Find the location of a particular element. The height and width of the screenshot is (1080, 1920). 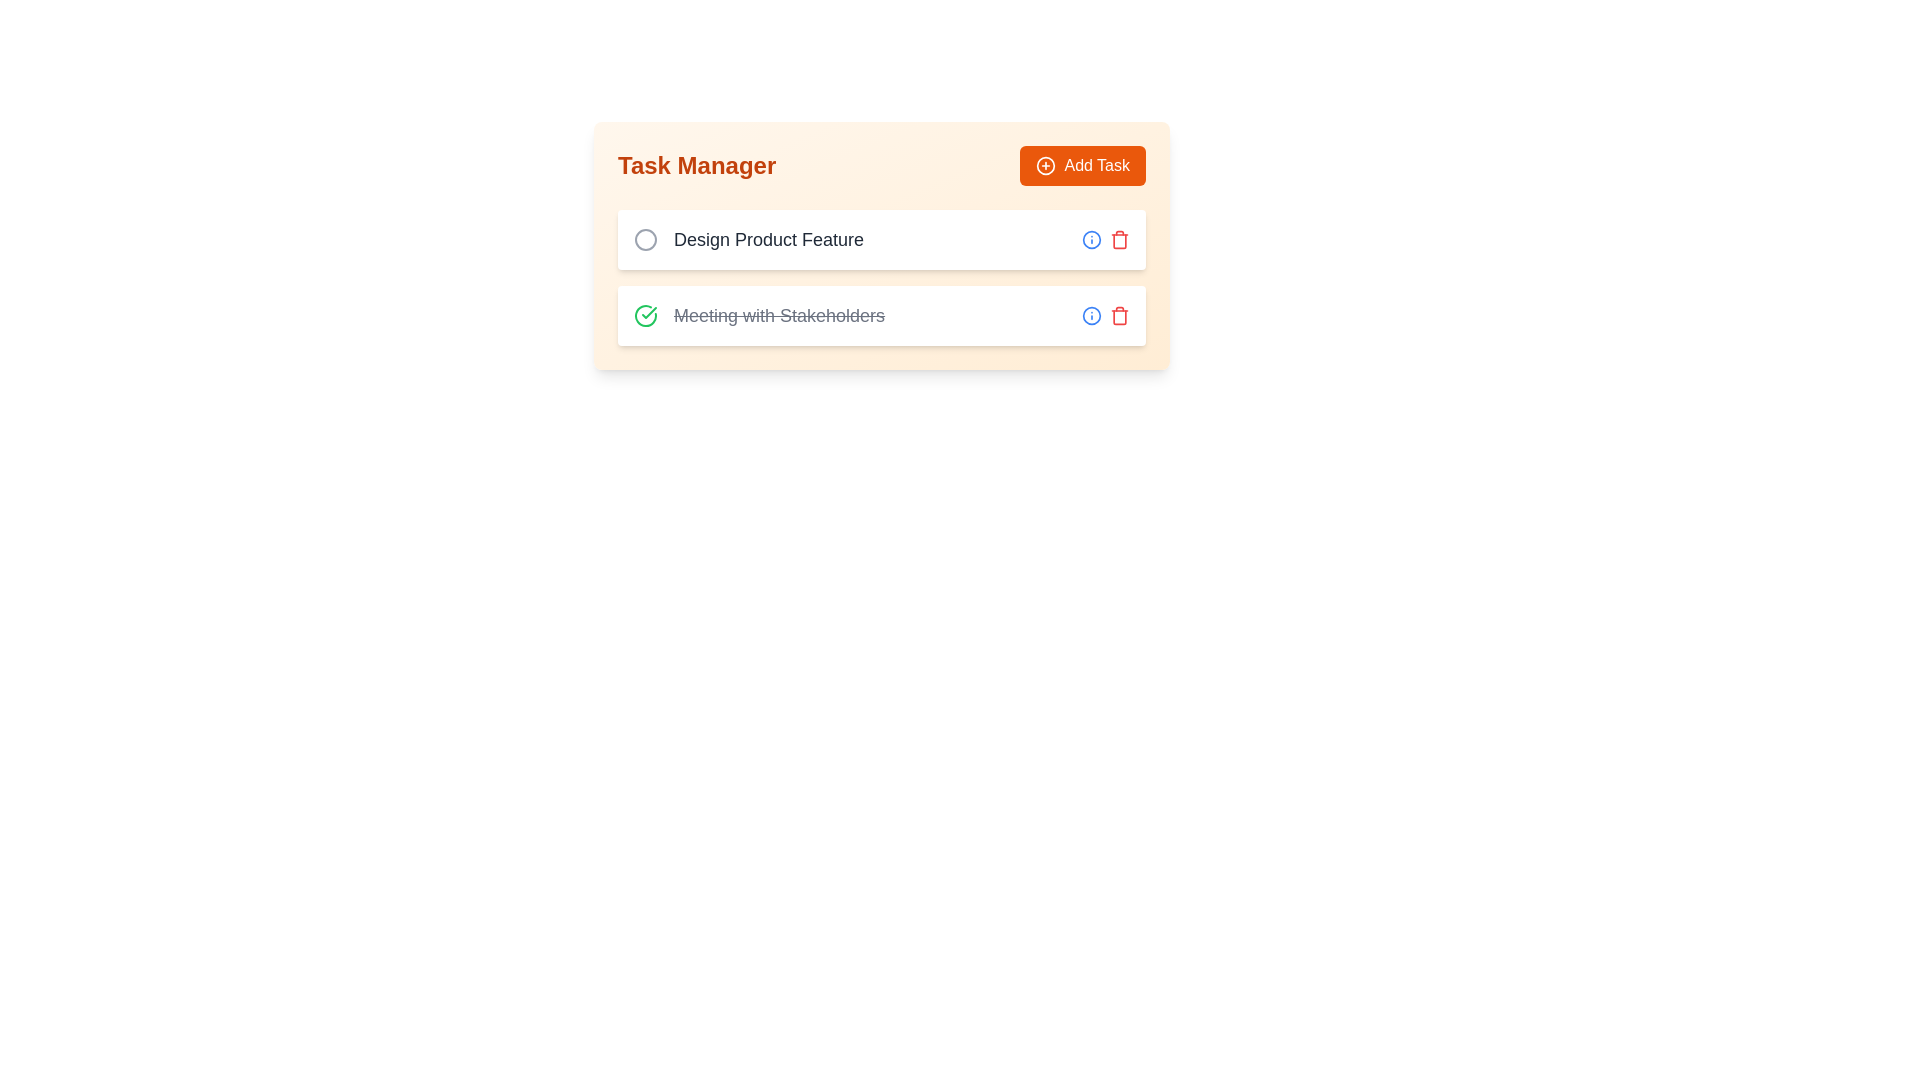

the decorative graphic checkmark icon that indicates the completion of the 'Meeting with Stakeholders' task, located on the left side of the second task entry is located at coordinates (646, 315).